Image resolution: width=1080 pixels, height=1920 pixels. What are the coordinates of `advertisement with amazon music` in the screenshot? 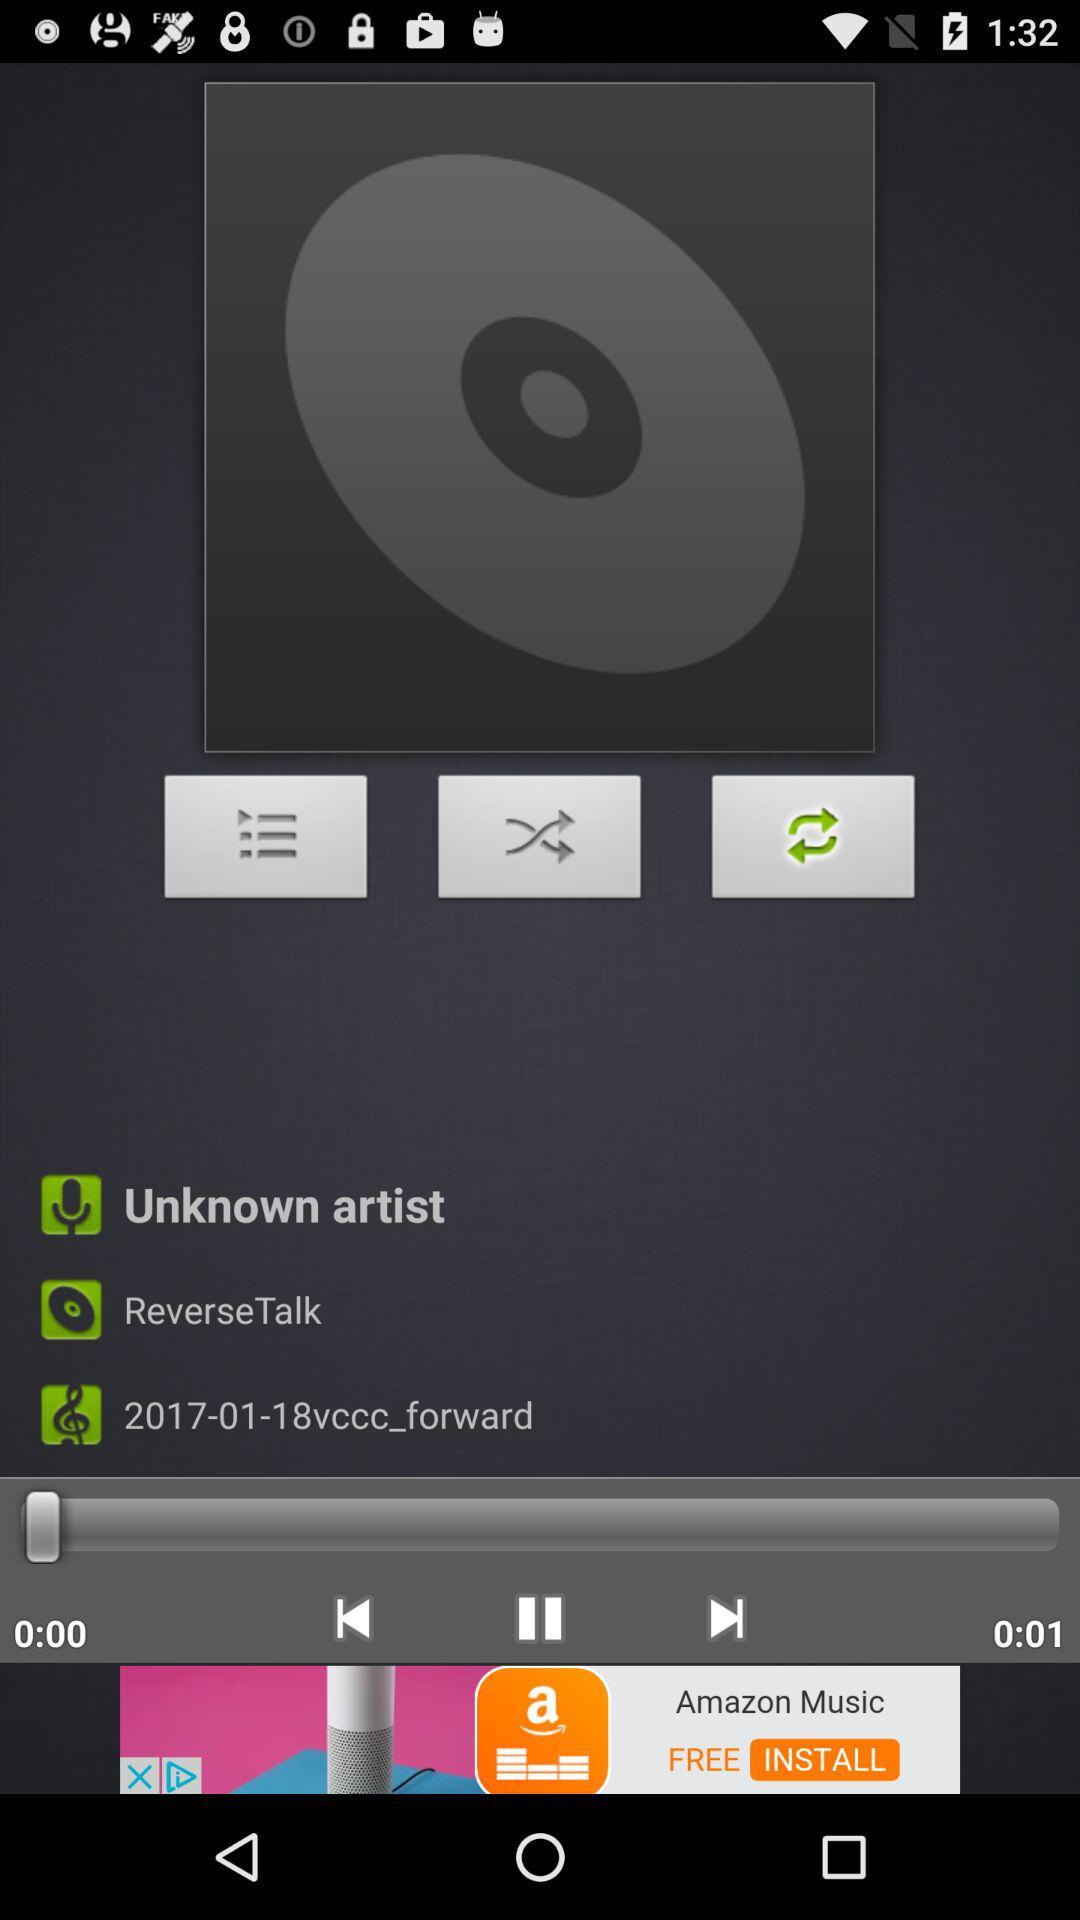 It's located at (540, 1727).